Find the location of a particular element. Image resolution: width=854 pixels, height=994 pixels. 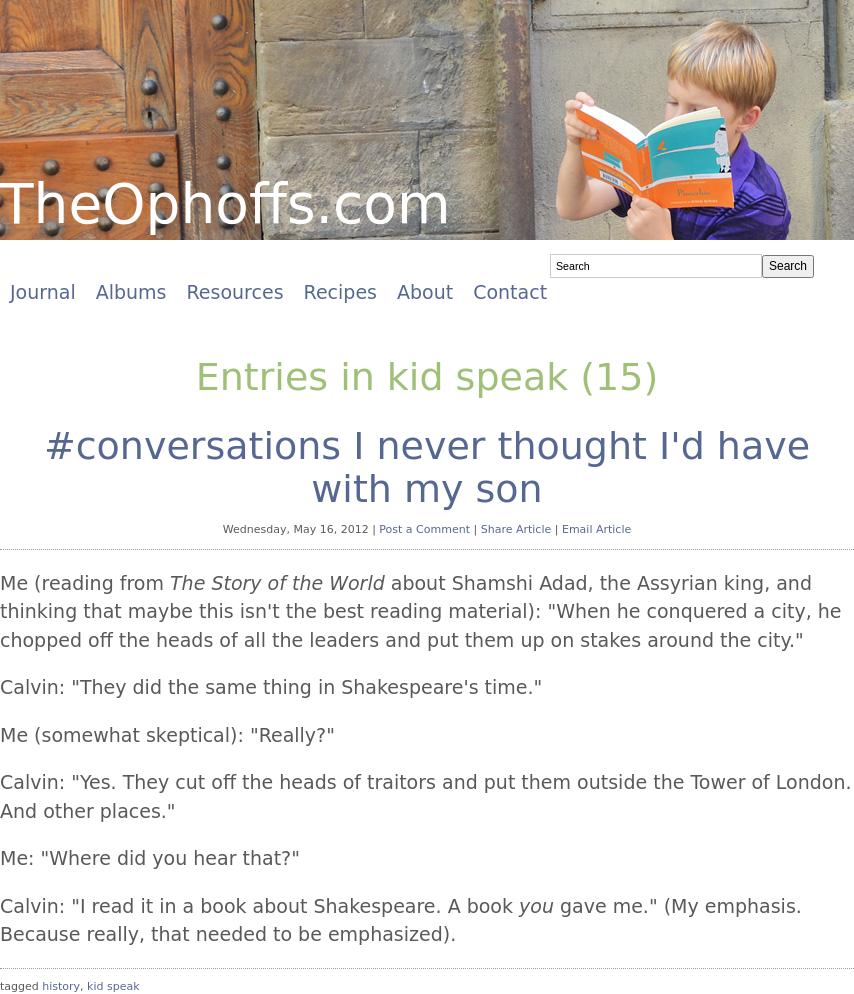

'Share Article' is located at coordinates (480, 529).